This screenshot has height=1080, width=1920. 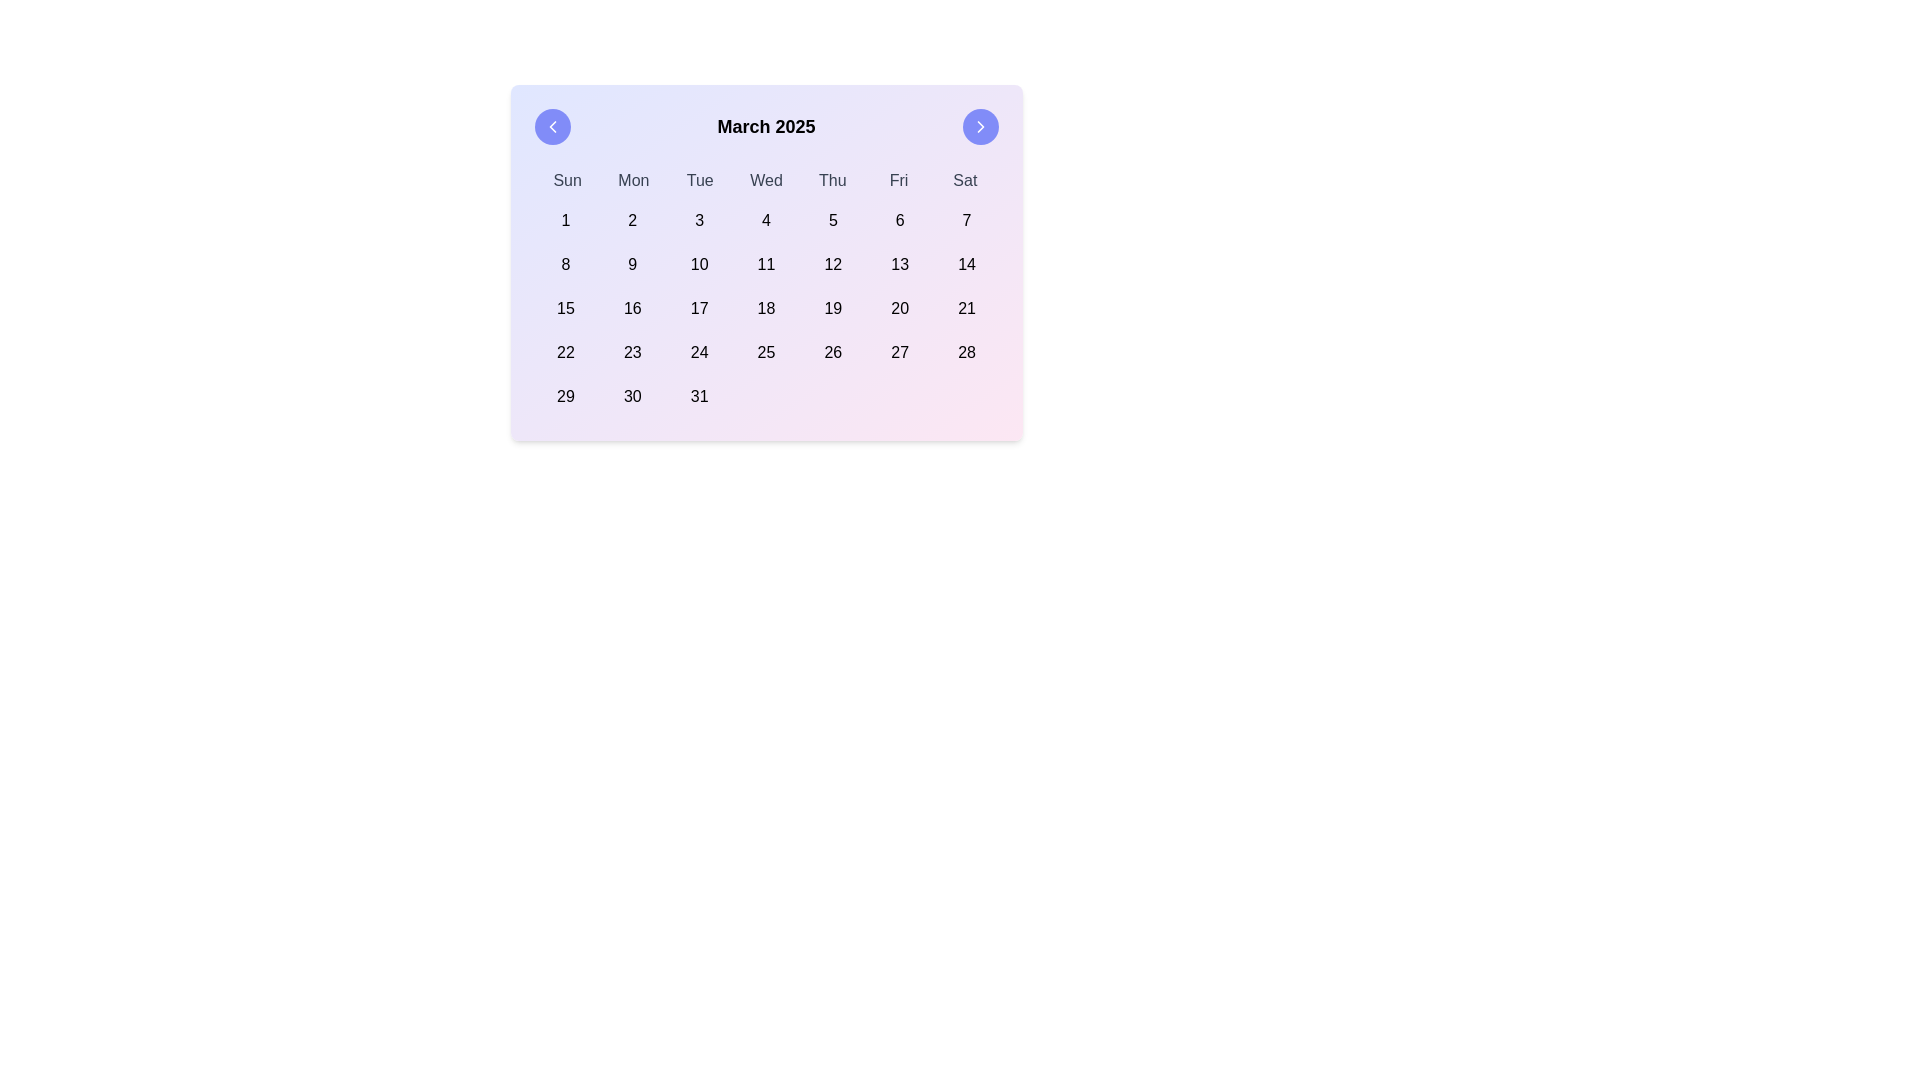 What do you see at coordinates (632, 181) in the screenshot?
I see `the text label displaying 'Mon' in the calendar interface, which is styled with a center-aligned font and medium weight, located between 'Sun' and 'Tue'` at bounding box center [632, 181].